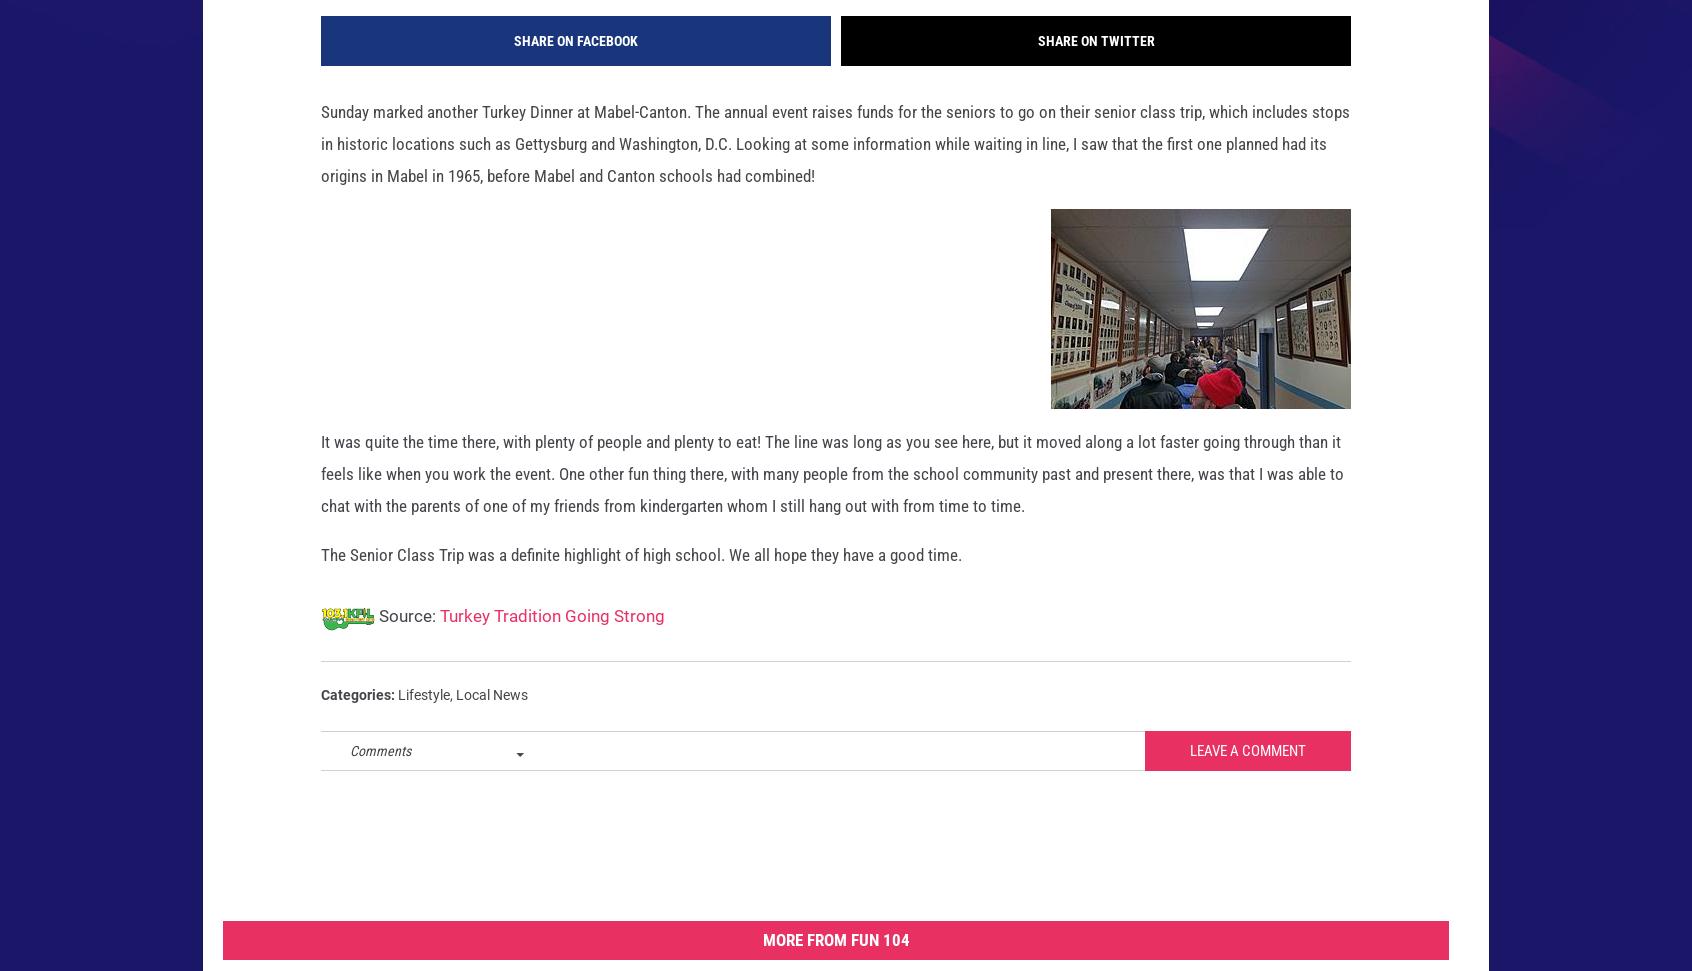 The width and height of the screenshot is (1692, 971). What do you see at coordinates (835, 175) in the screenshot?
I see `'Sunday marked another Turkey Dinner at Mabel-Canton. The annual event raises funds for the seniors to go on their senior class trip, which includes stops in historic locations such as Gettysburg and Washington, D.C. Looking at some information while waiting in line, I saw that the first one planned had its origins in Mabel in 1965, before Mabel and Canton schools had combined!'` at bounding box center [835, 175].